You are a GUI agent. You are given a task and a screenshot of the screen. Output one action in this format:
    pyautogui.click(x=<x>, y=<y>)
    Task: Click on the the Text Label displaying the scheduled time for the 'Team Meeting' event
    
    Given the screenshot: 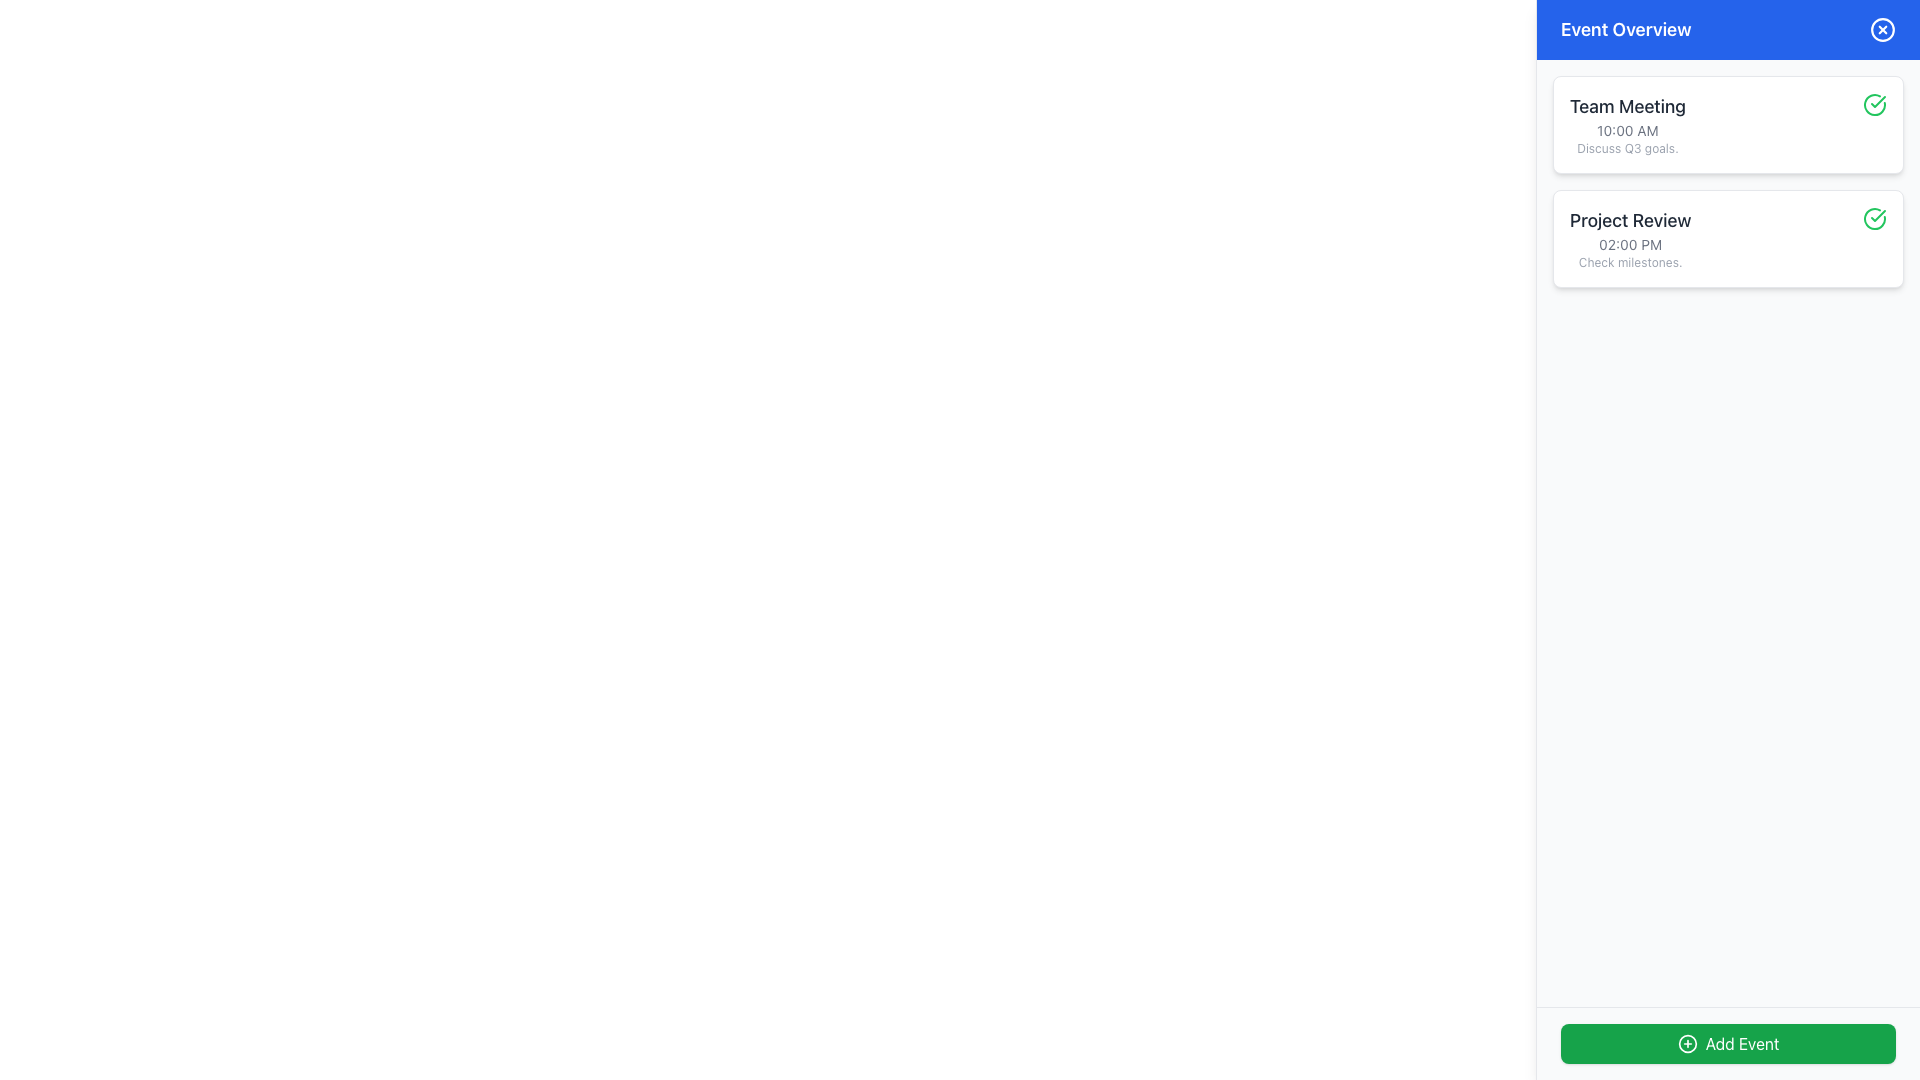 What is the action you would take?
    pyautogui.click(x=1627, y=131)
    